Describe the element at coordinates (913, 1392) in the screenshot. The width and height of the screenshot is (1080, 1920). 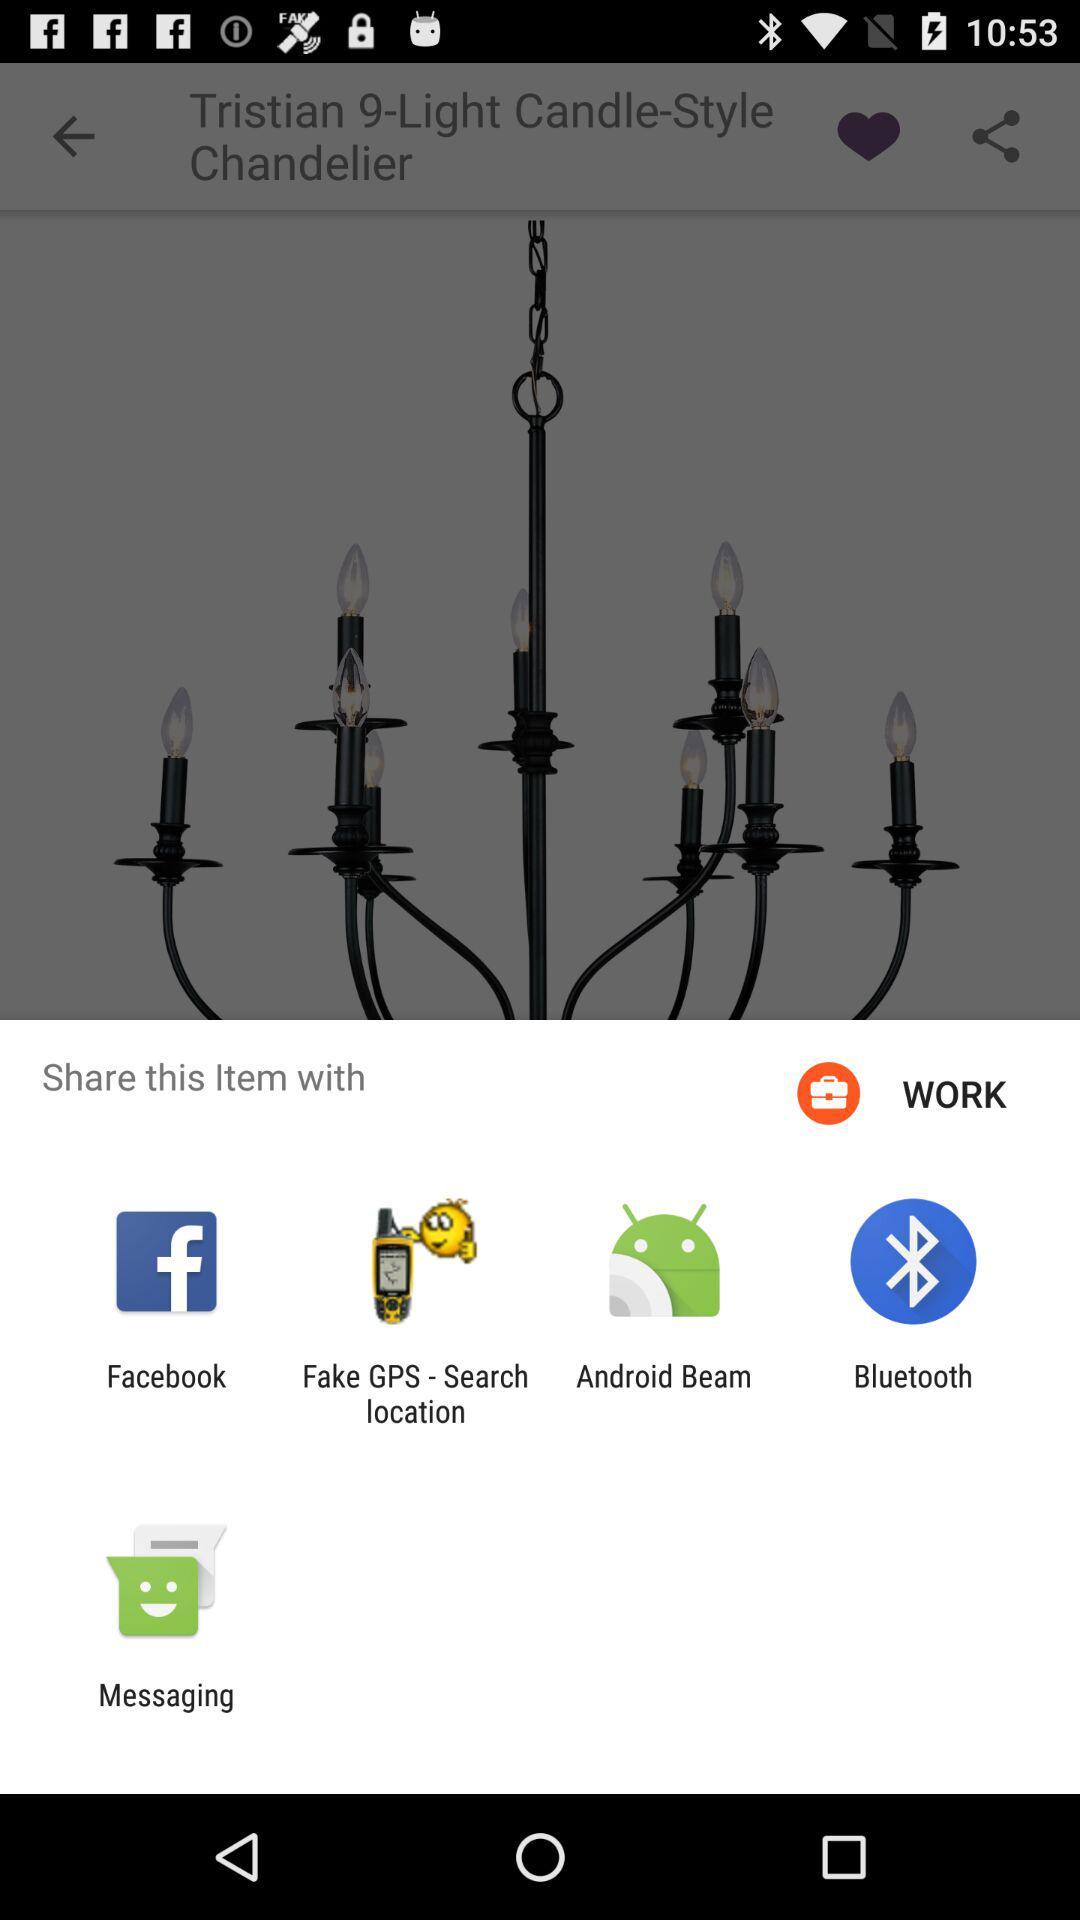
I see `bluetooth at the bottom right corner` at that location.